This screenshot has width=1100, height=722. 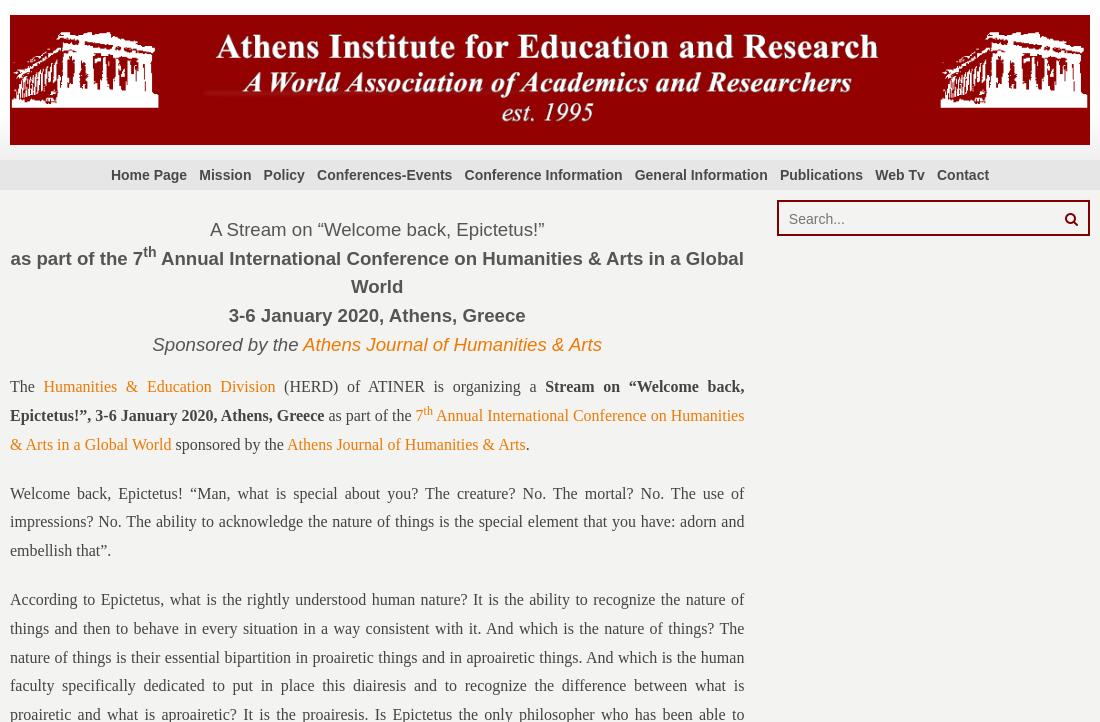 What do you see at coordinates (170, 442) in the screenshot?
I see `'sponsored by the'` at bounding box center [170, 442].